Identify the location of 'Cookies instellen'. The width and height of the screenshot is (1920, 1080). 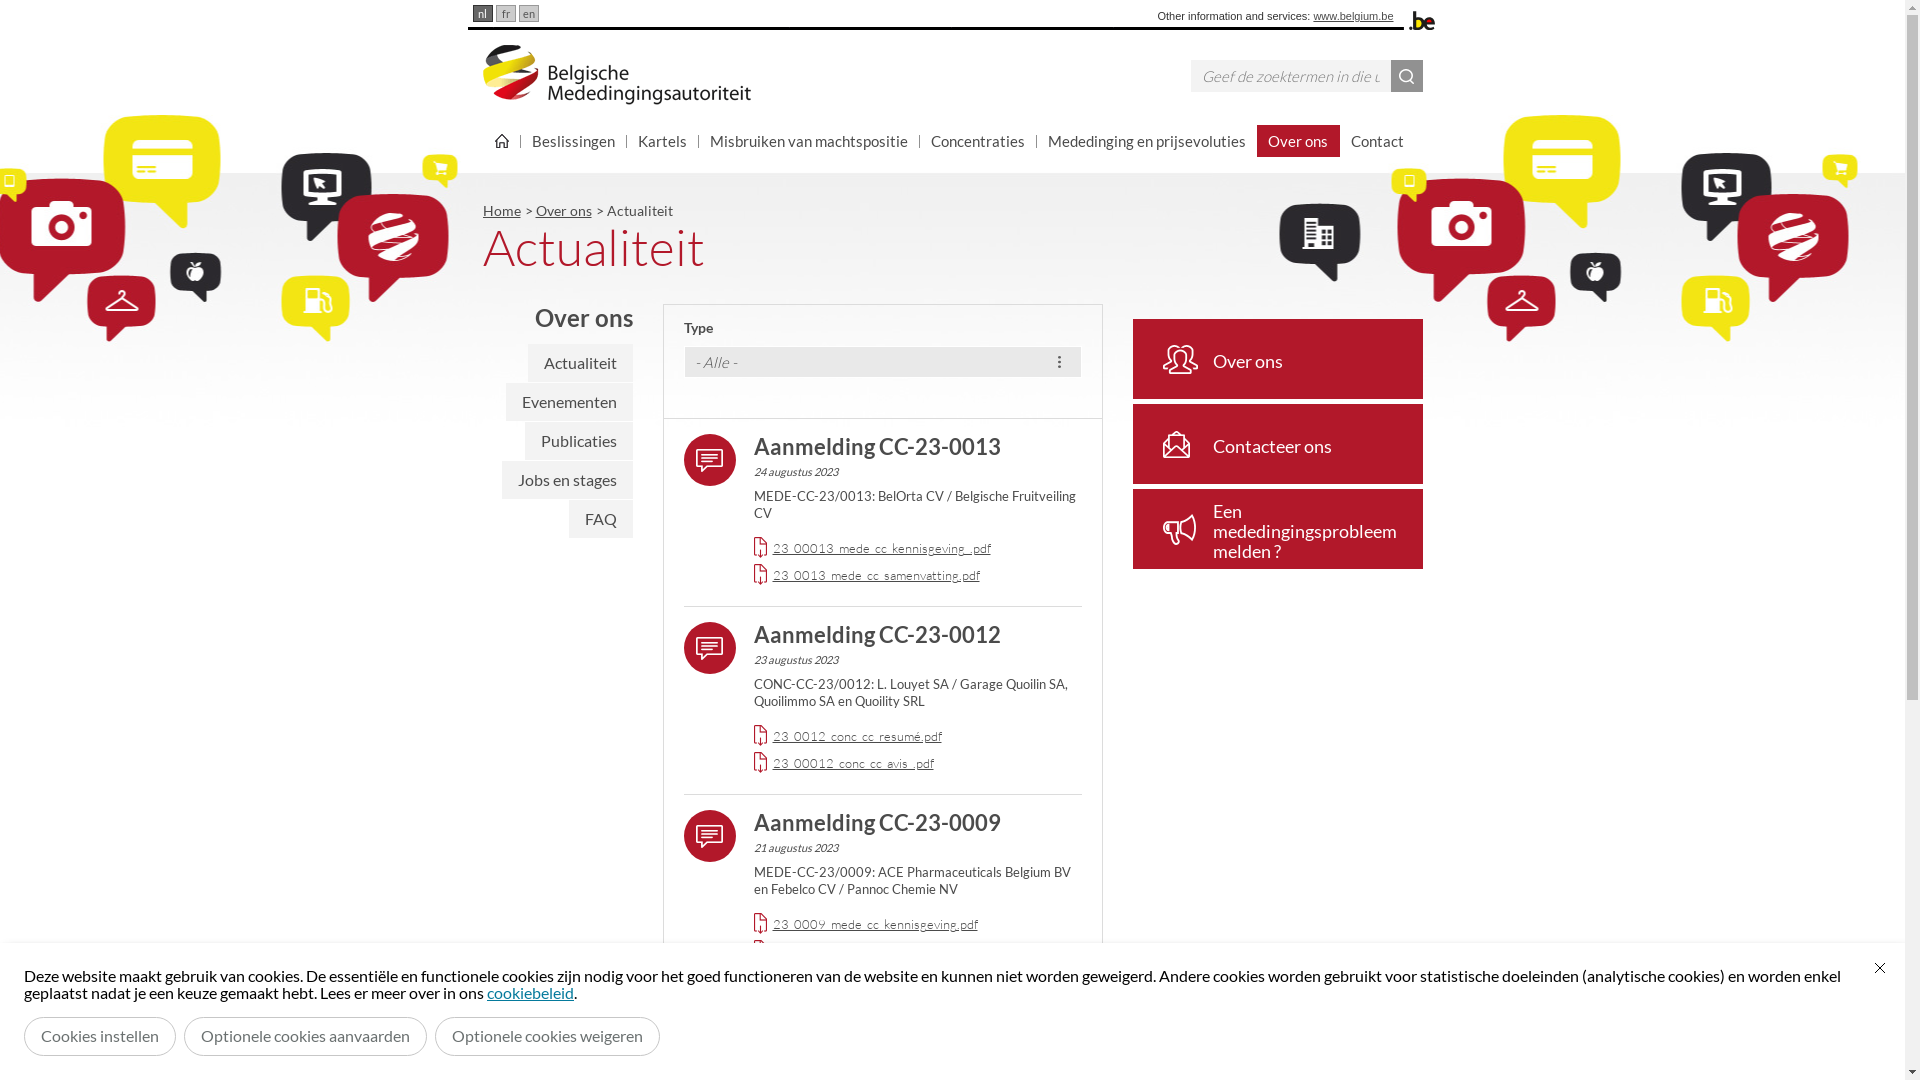
(99, 1035).